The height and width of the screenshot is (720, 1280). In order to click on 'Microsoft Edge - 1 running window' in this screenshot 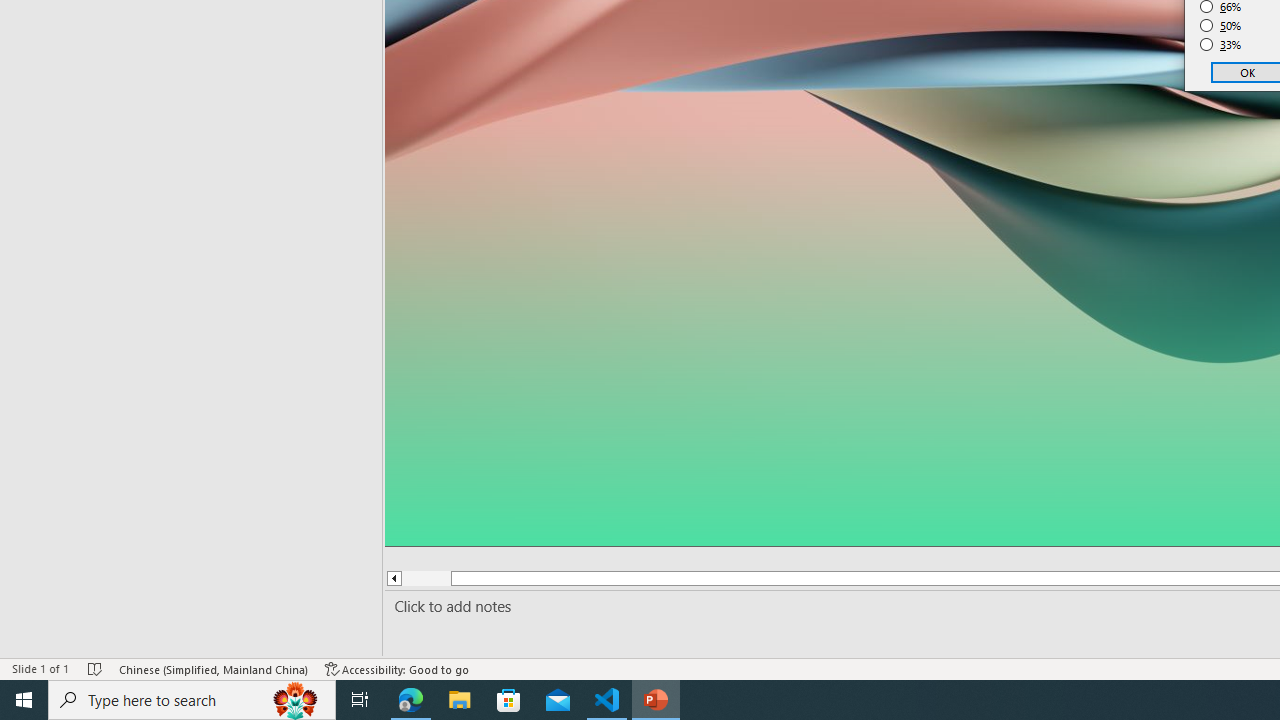, I will do `click(410, 698)`.